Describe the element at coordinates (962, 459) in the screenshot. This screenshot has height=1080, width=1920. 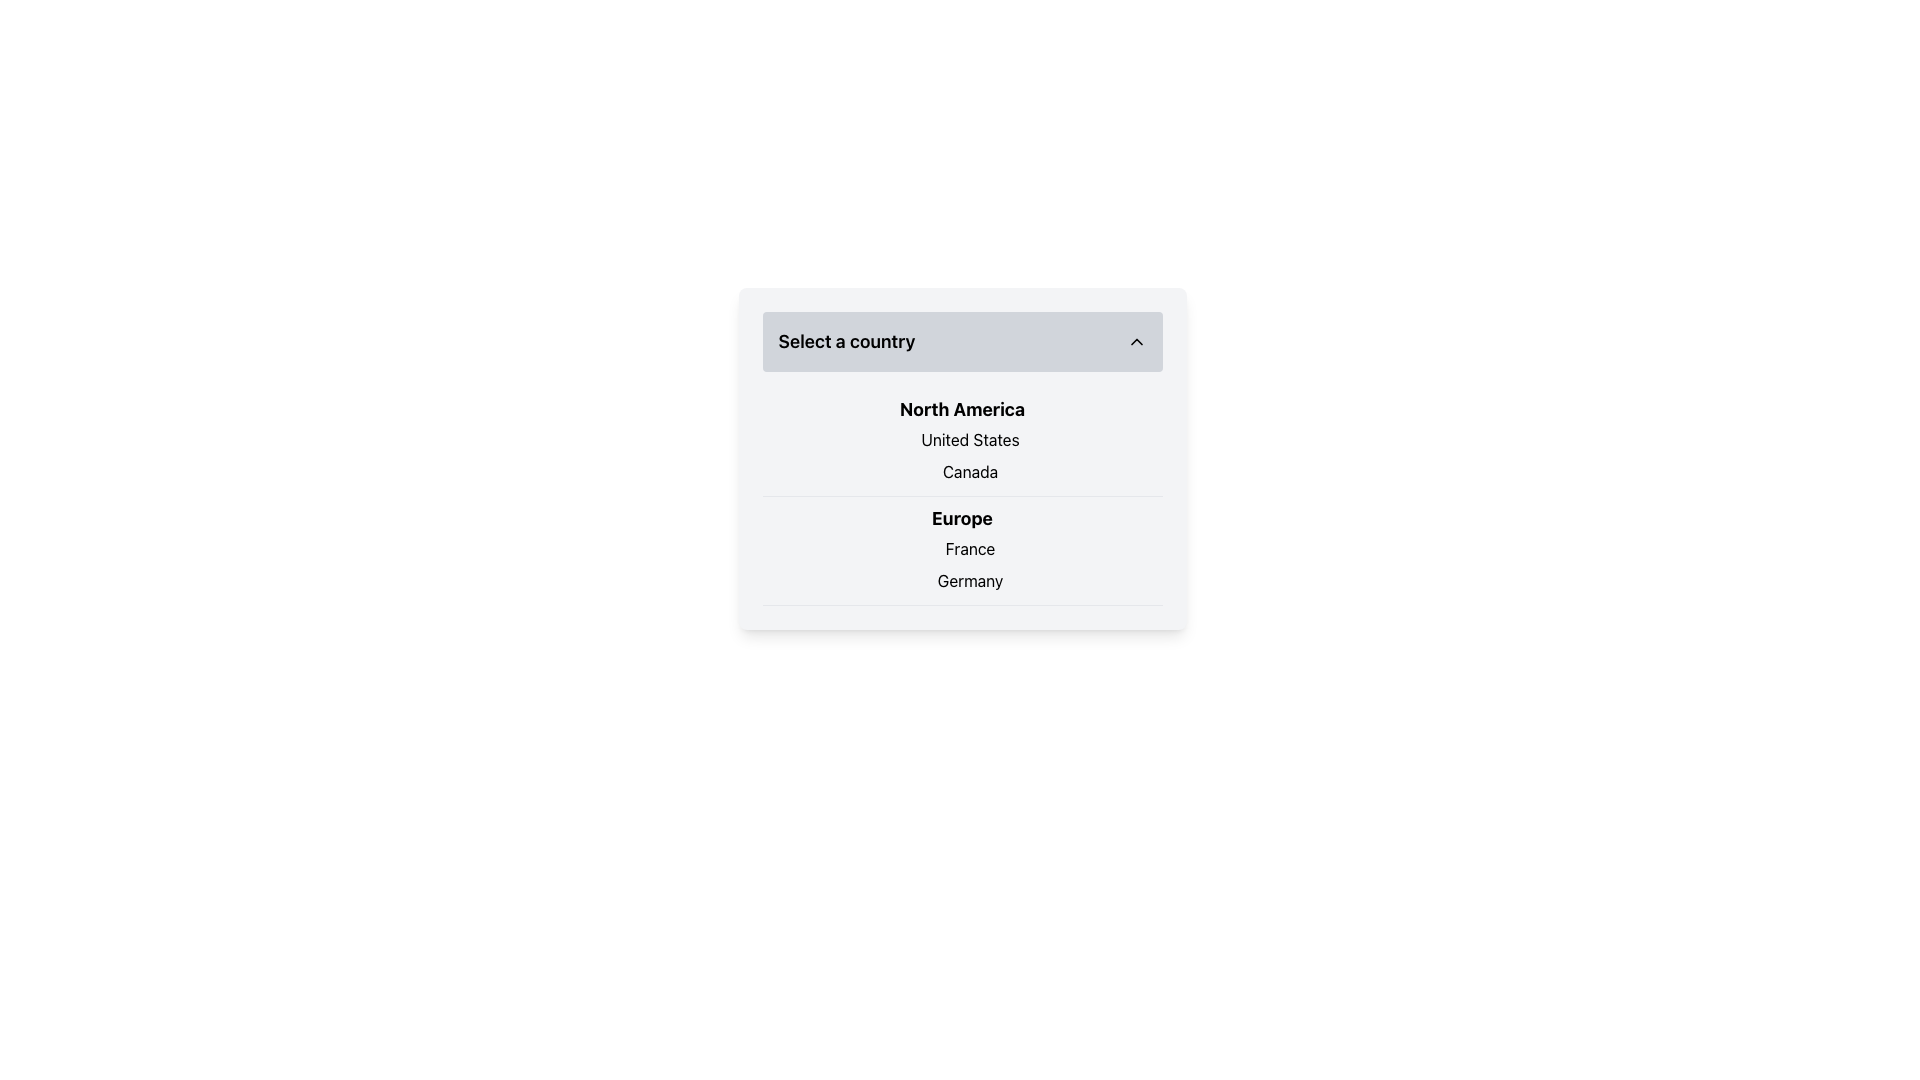
I see `the header 'Select a country' of the dropdown menu` at that location.